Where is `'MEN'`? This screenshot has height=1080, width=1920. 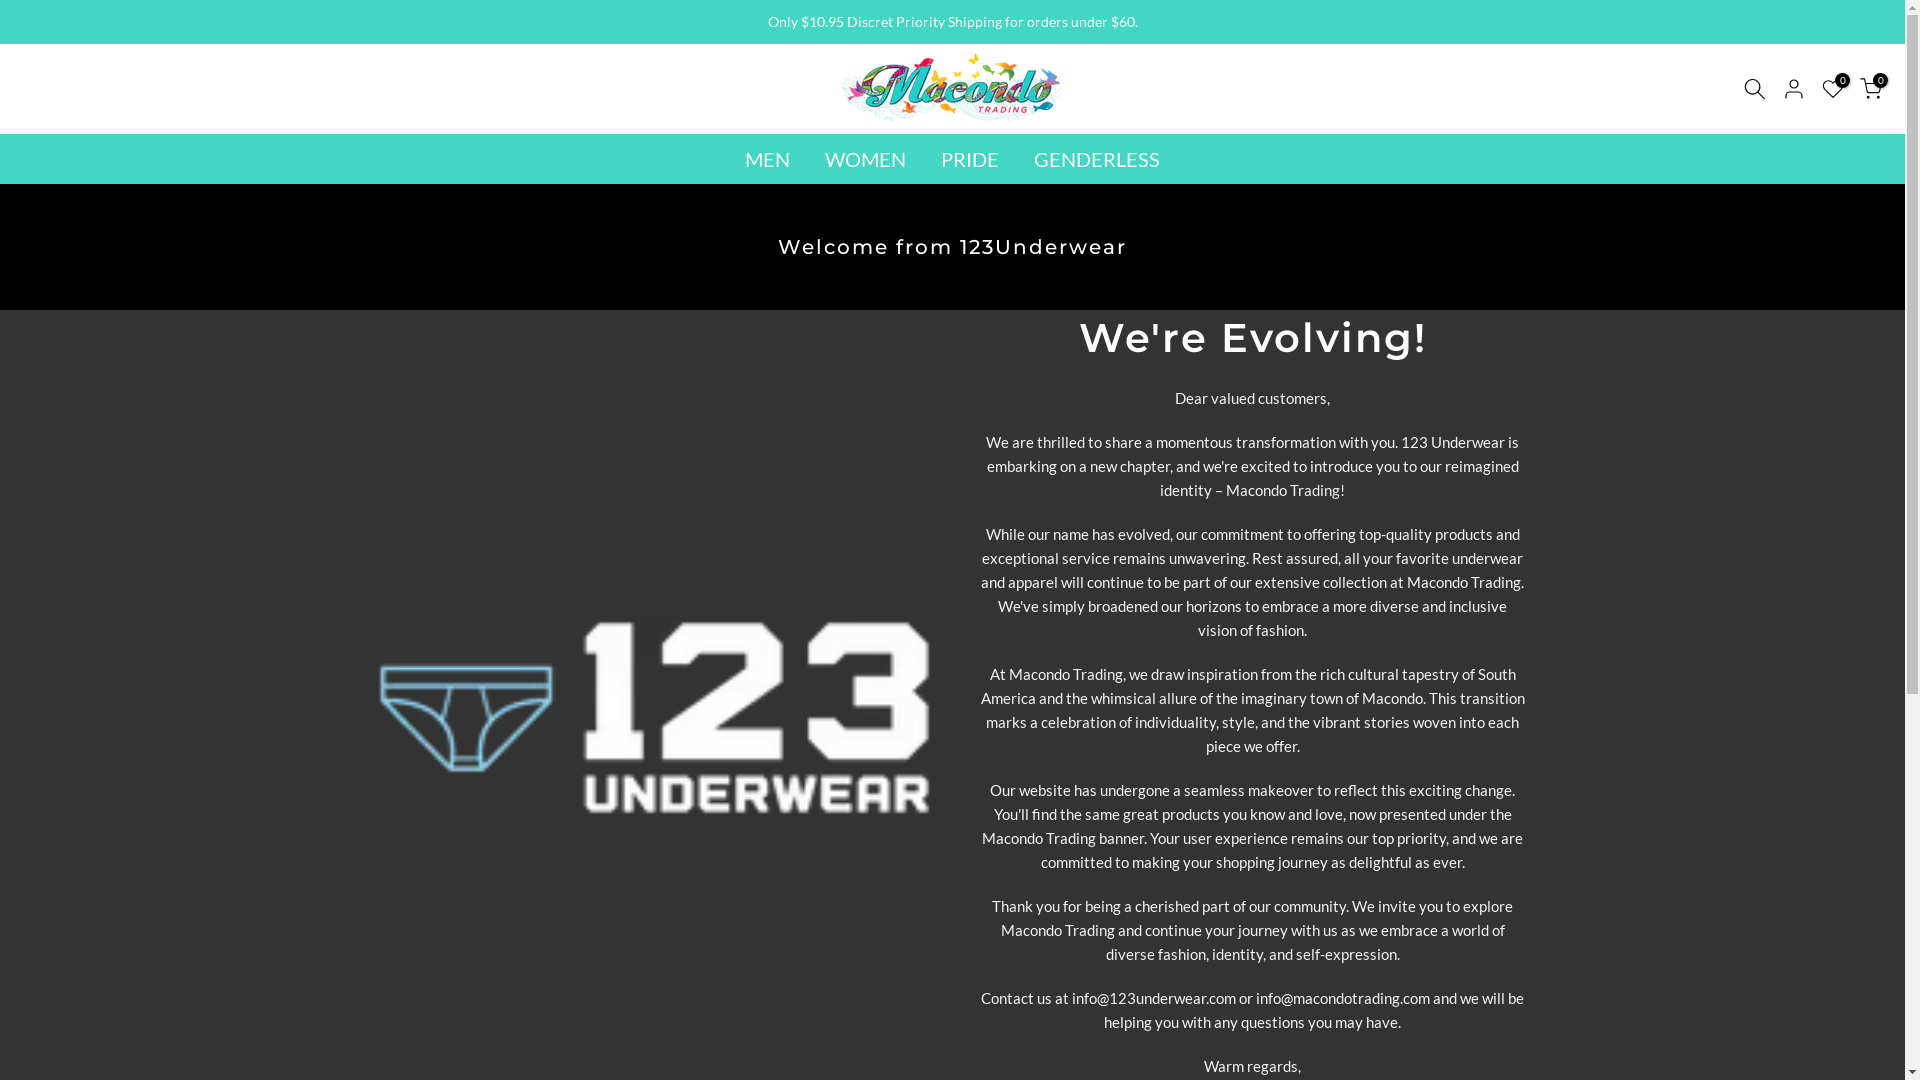
'MEN' is located at coordinates (767, 157).